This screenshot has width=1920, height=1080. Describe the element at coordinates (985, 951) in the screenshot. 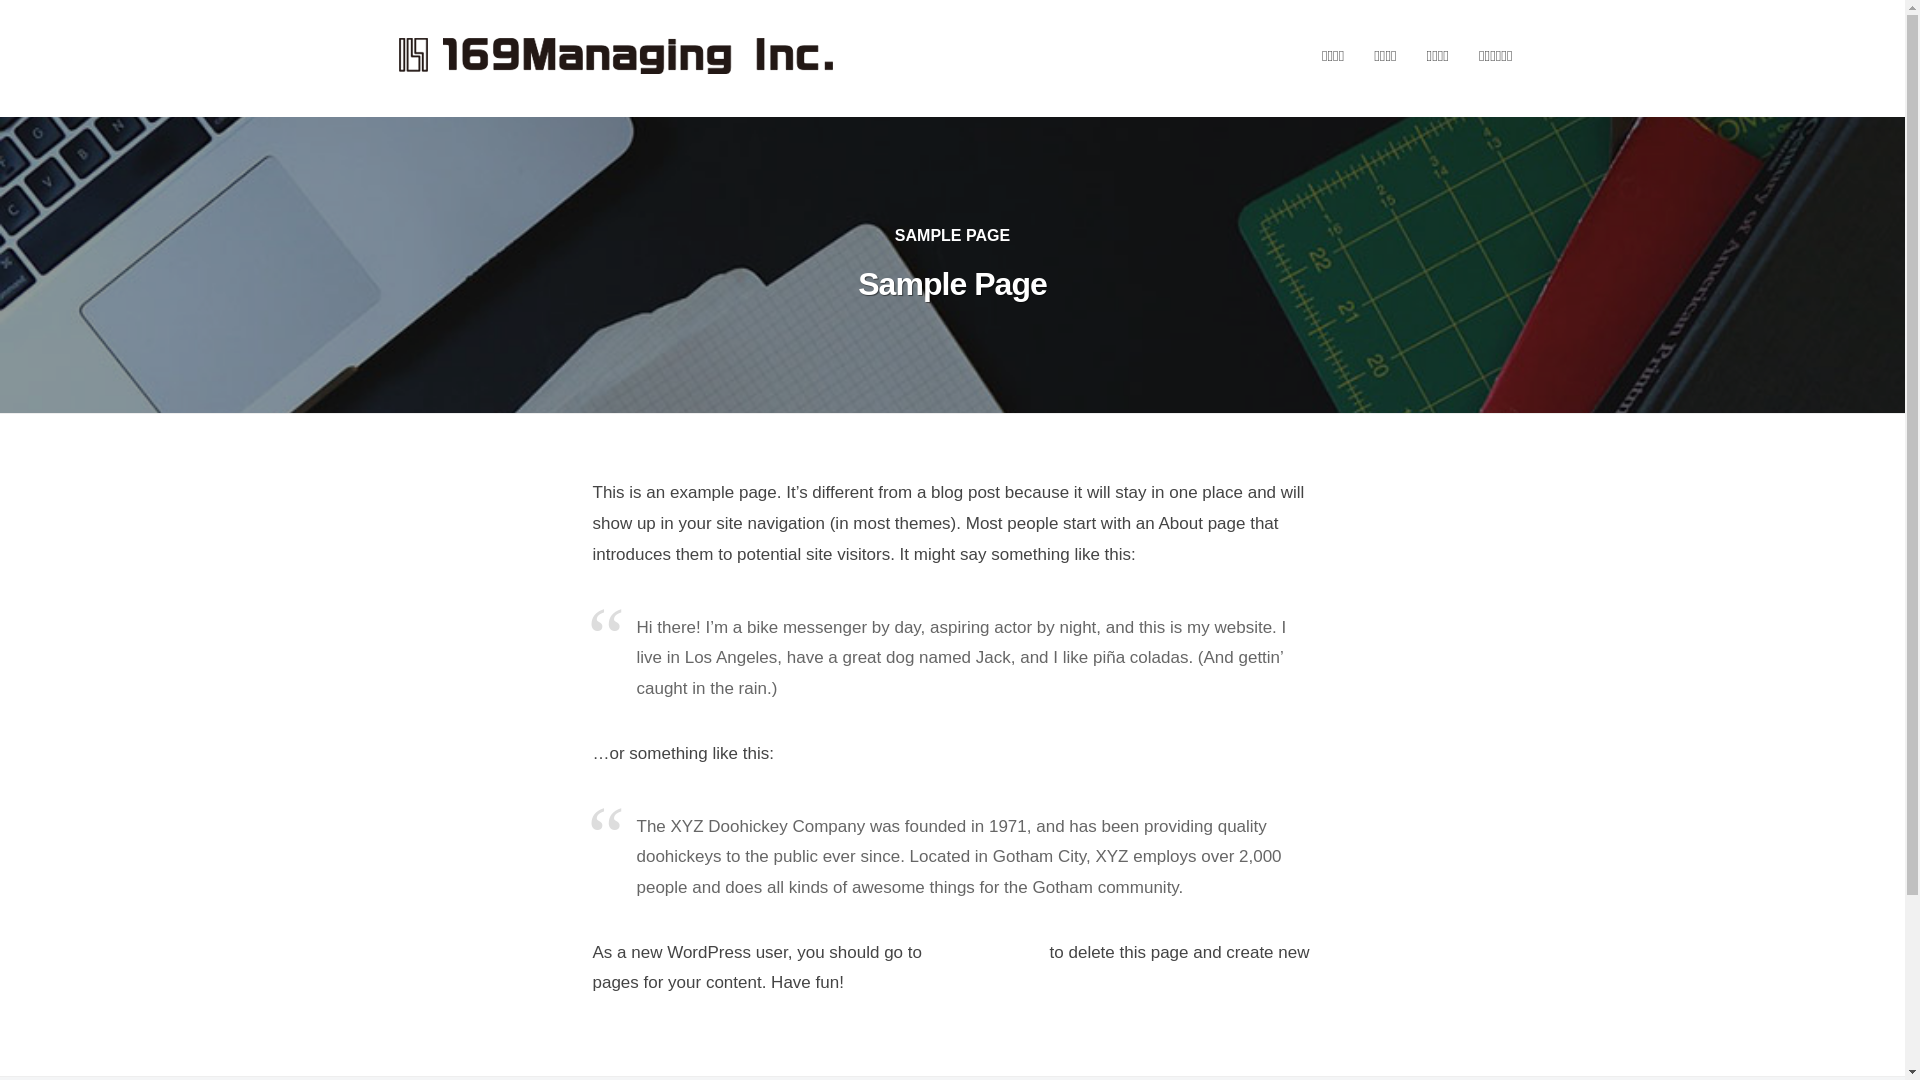

I see `'your dashboard'` at that location.